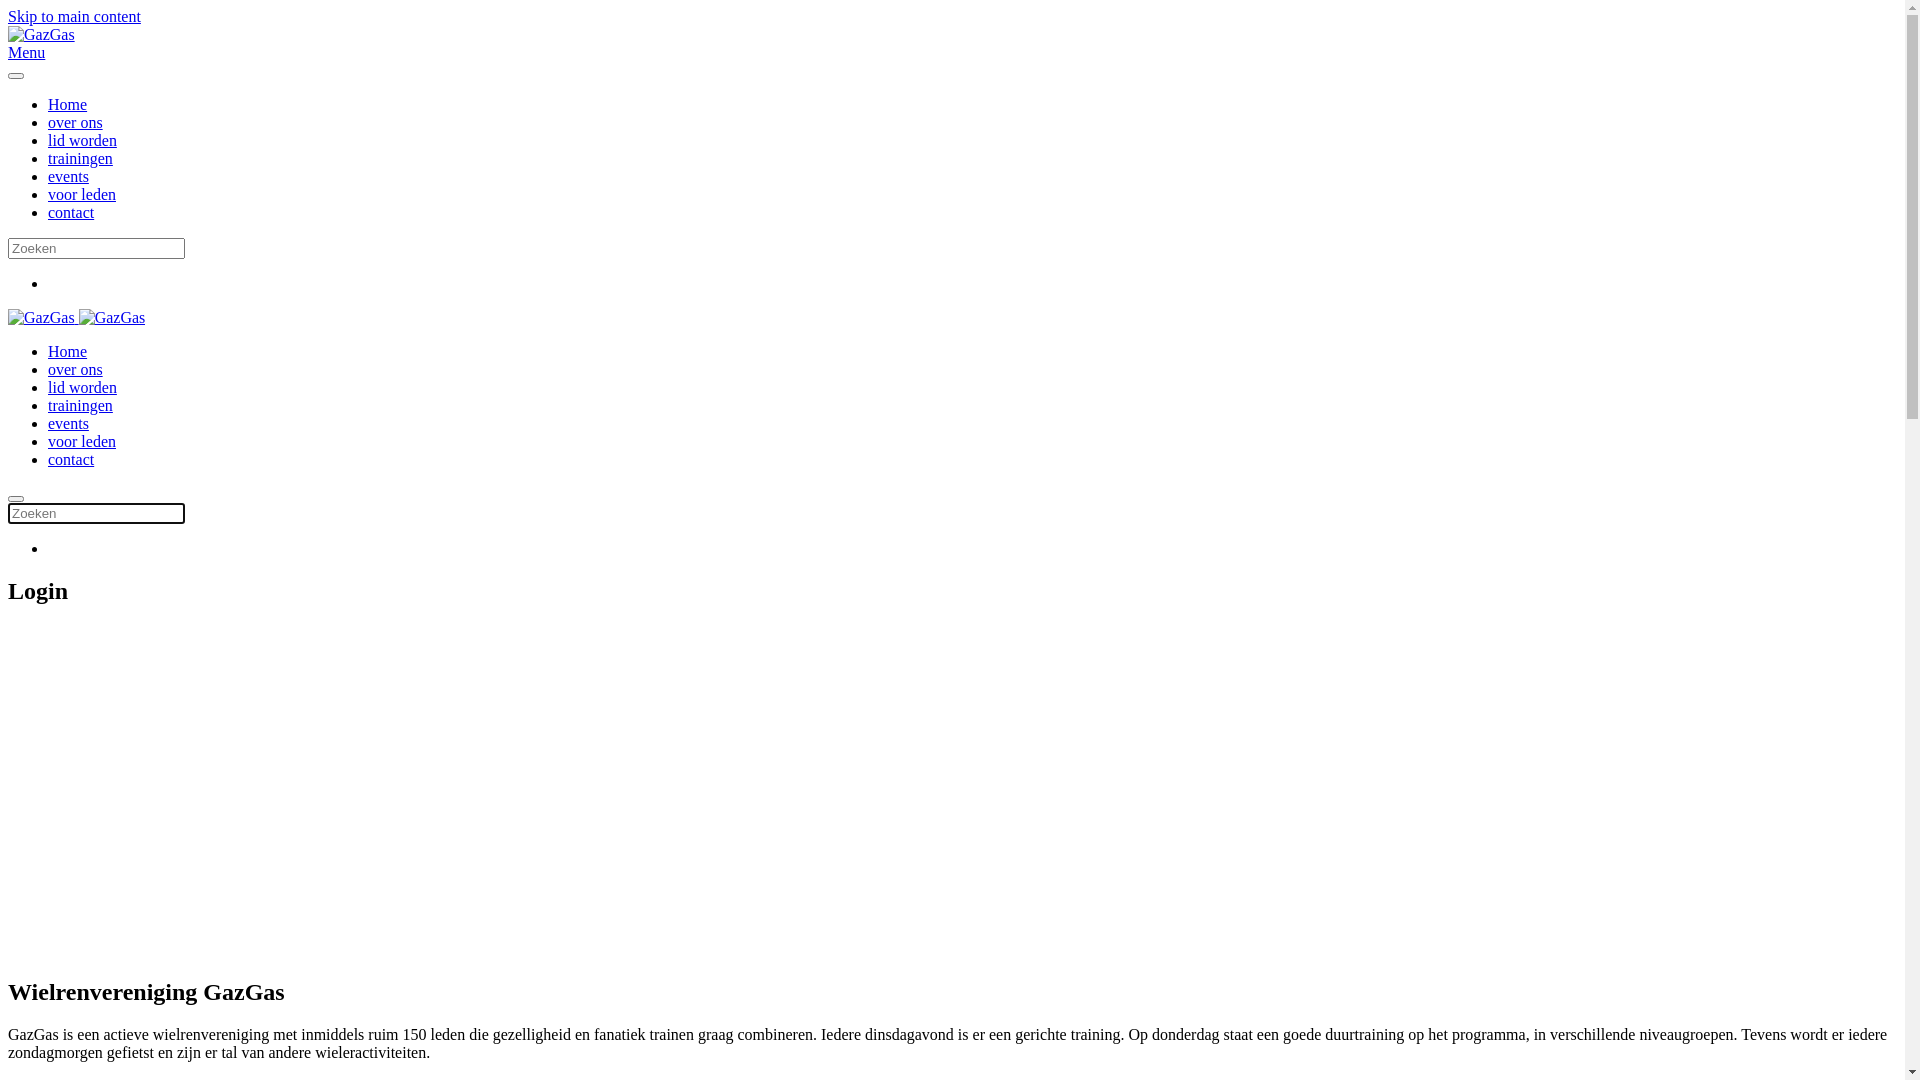 The image size is (1920, 1080). What do you see at coordinates (75, 369) in the screenshot?
I see `'over ons'` at bounding box center [75, 369].